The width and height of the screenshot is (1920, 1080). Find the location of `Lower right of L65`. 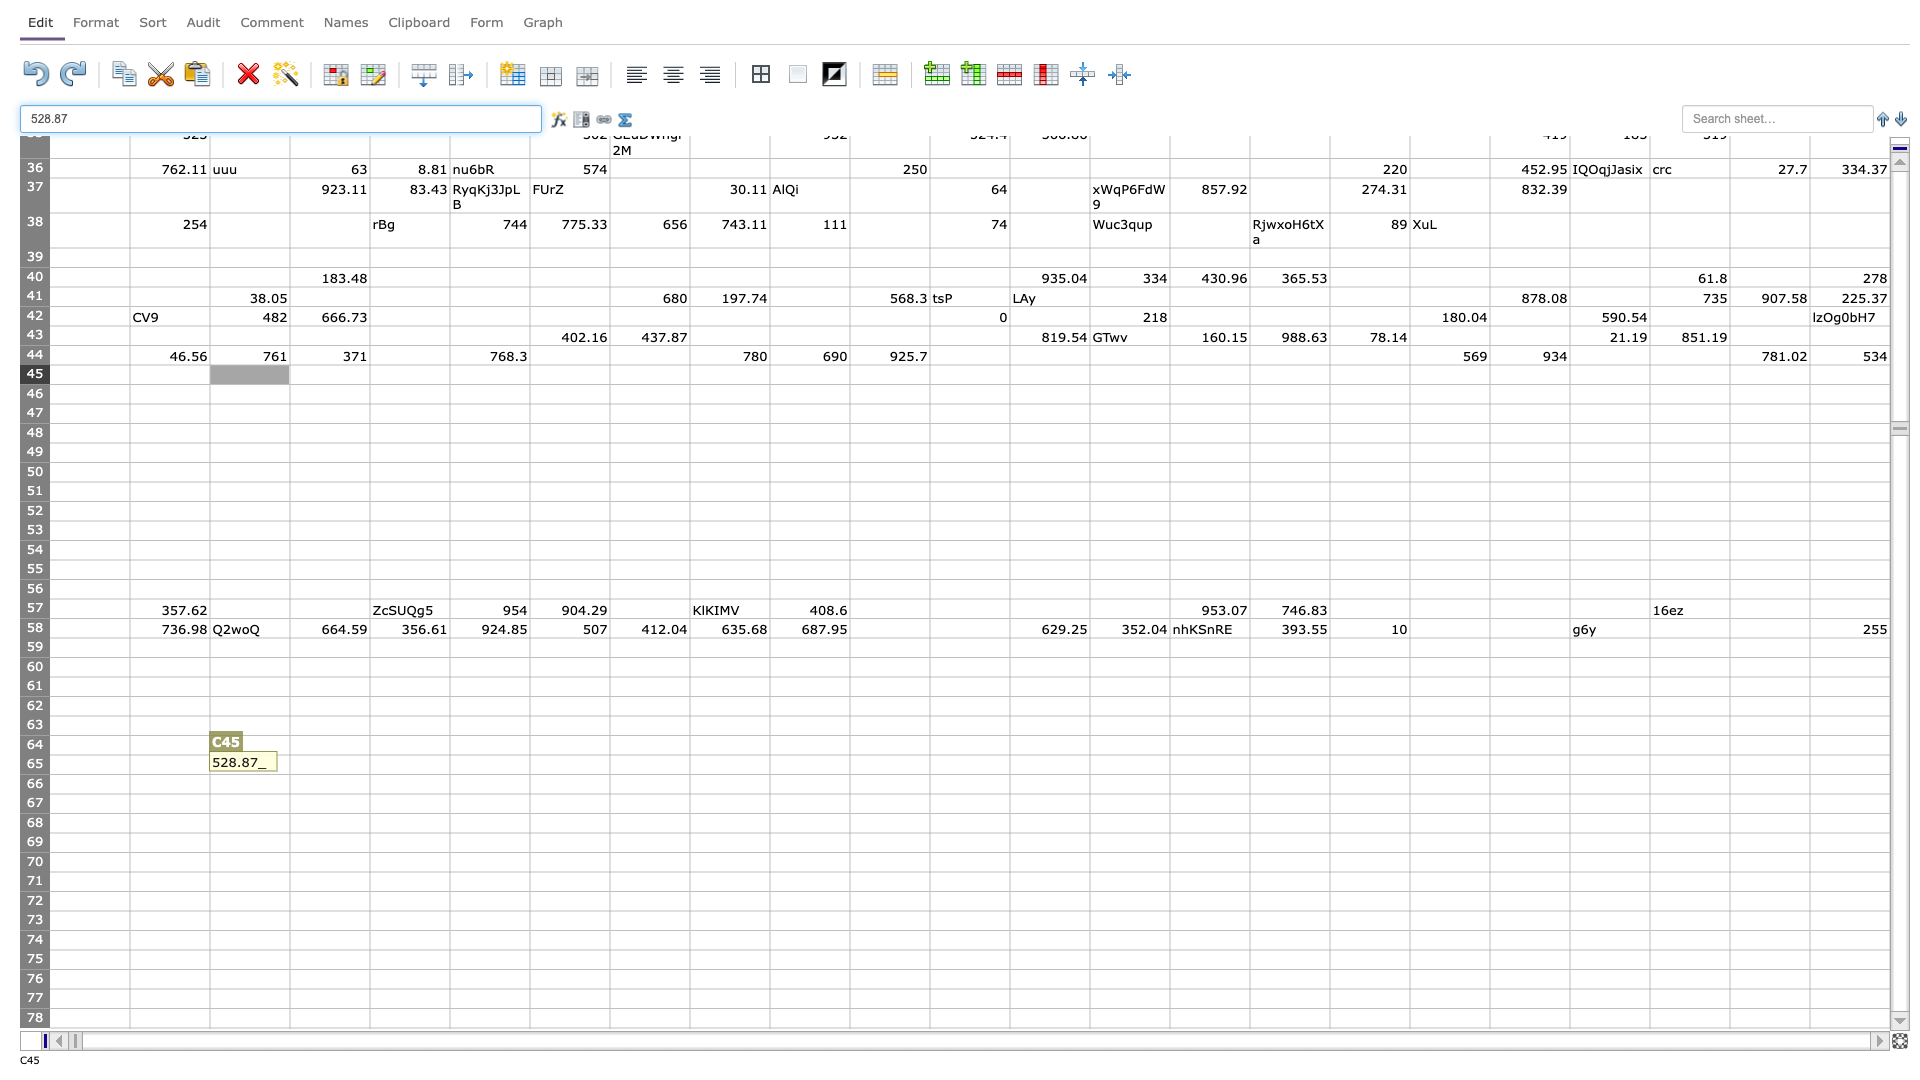

Lower right of L65 is located at coordinates (1009, 773).